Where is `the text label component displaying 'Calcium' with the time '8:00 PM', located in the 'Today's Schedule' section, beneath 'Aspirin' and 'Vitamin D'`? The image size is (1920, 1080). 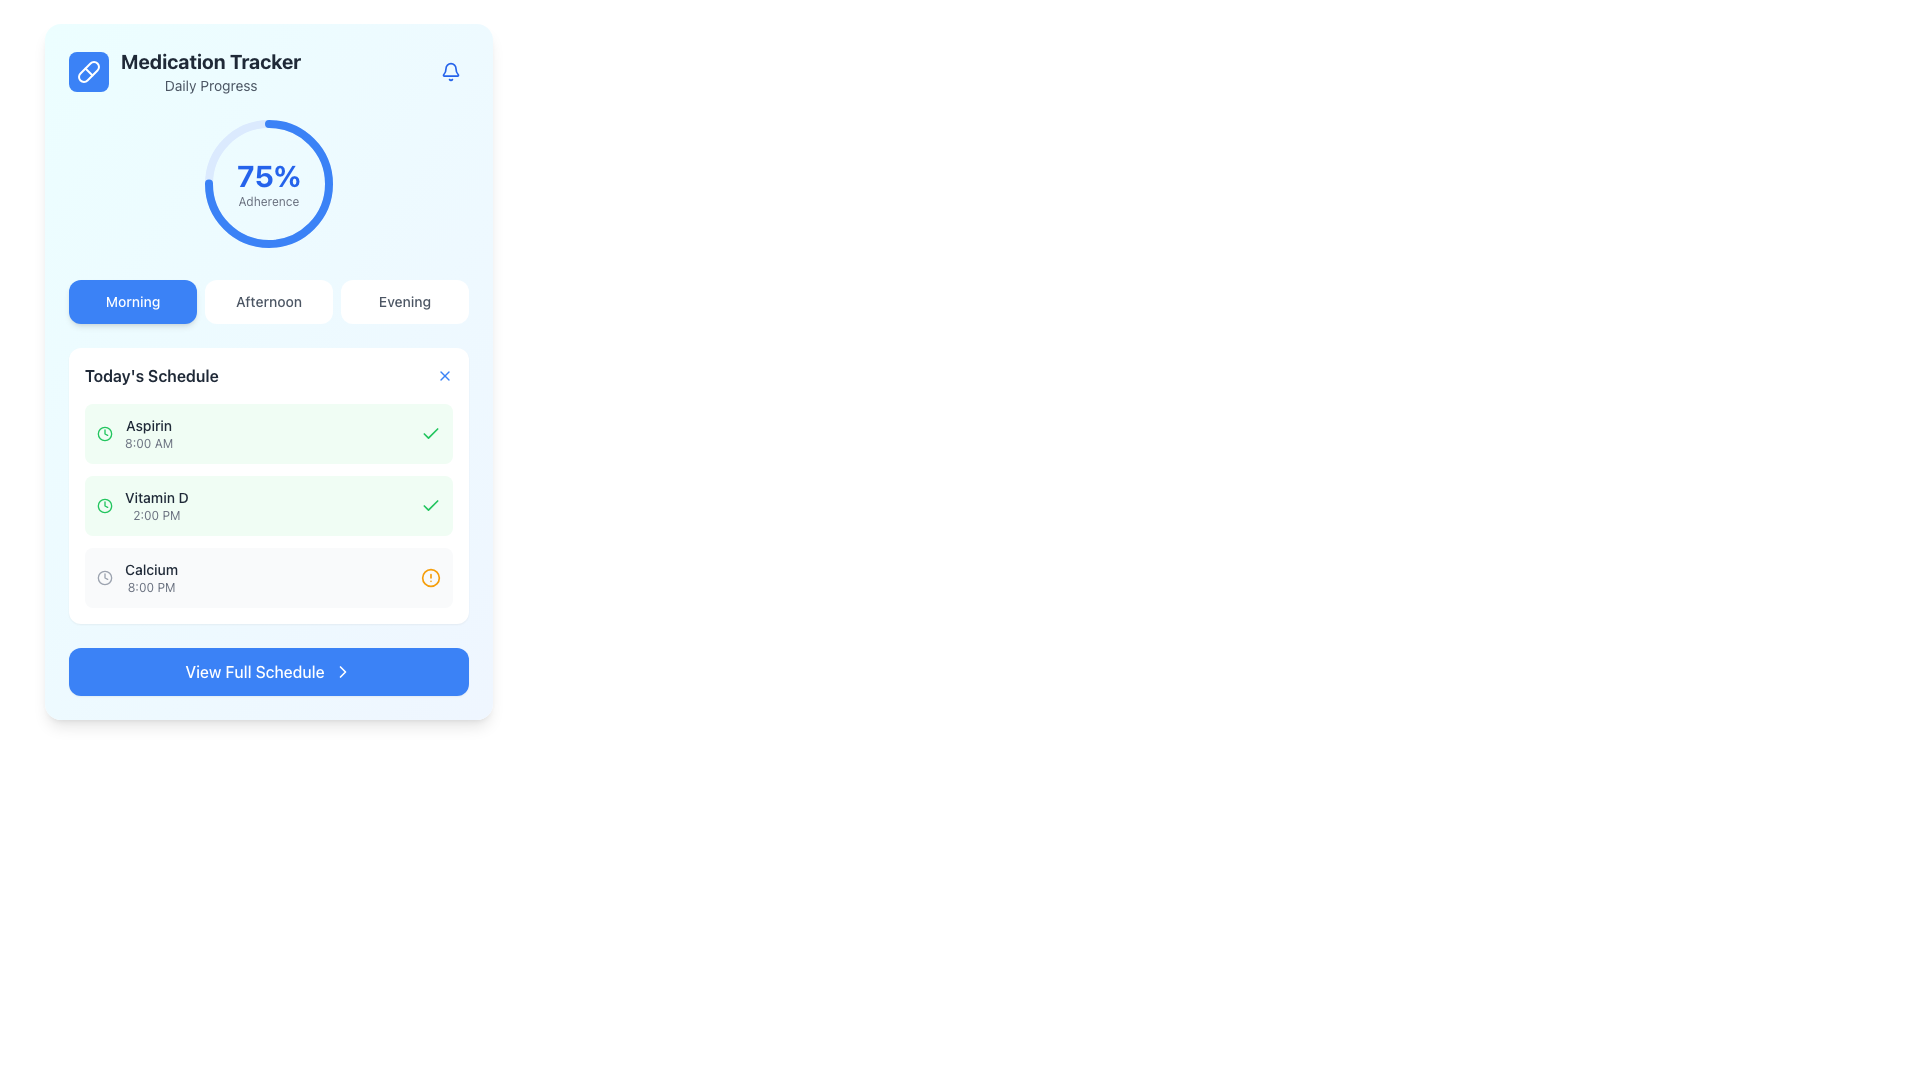
the text label component displaying 'Calcium' with the time '8:00 PM', located in the 'Today's Schedule' section, beneath 'Aspirin' and 'Vitamin D' is located at coordinates (150, 578).